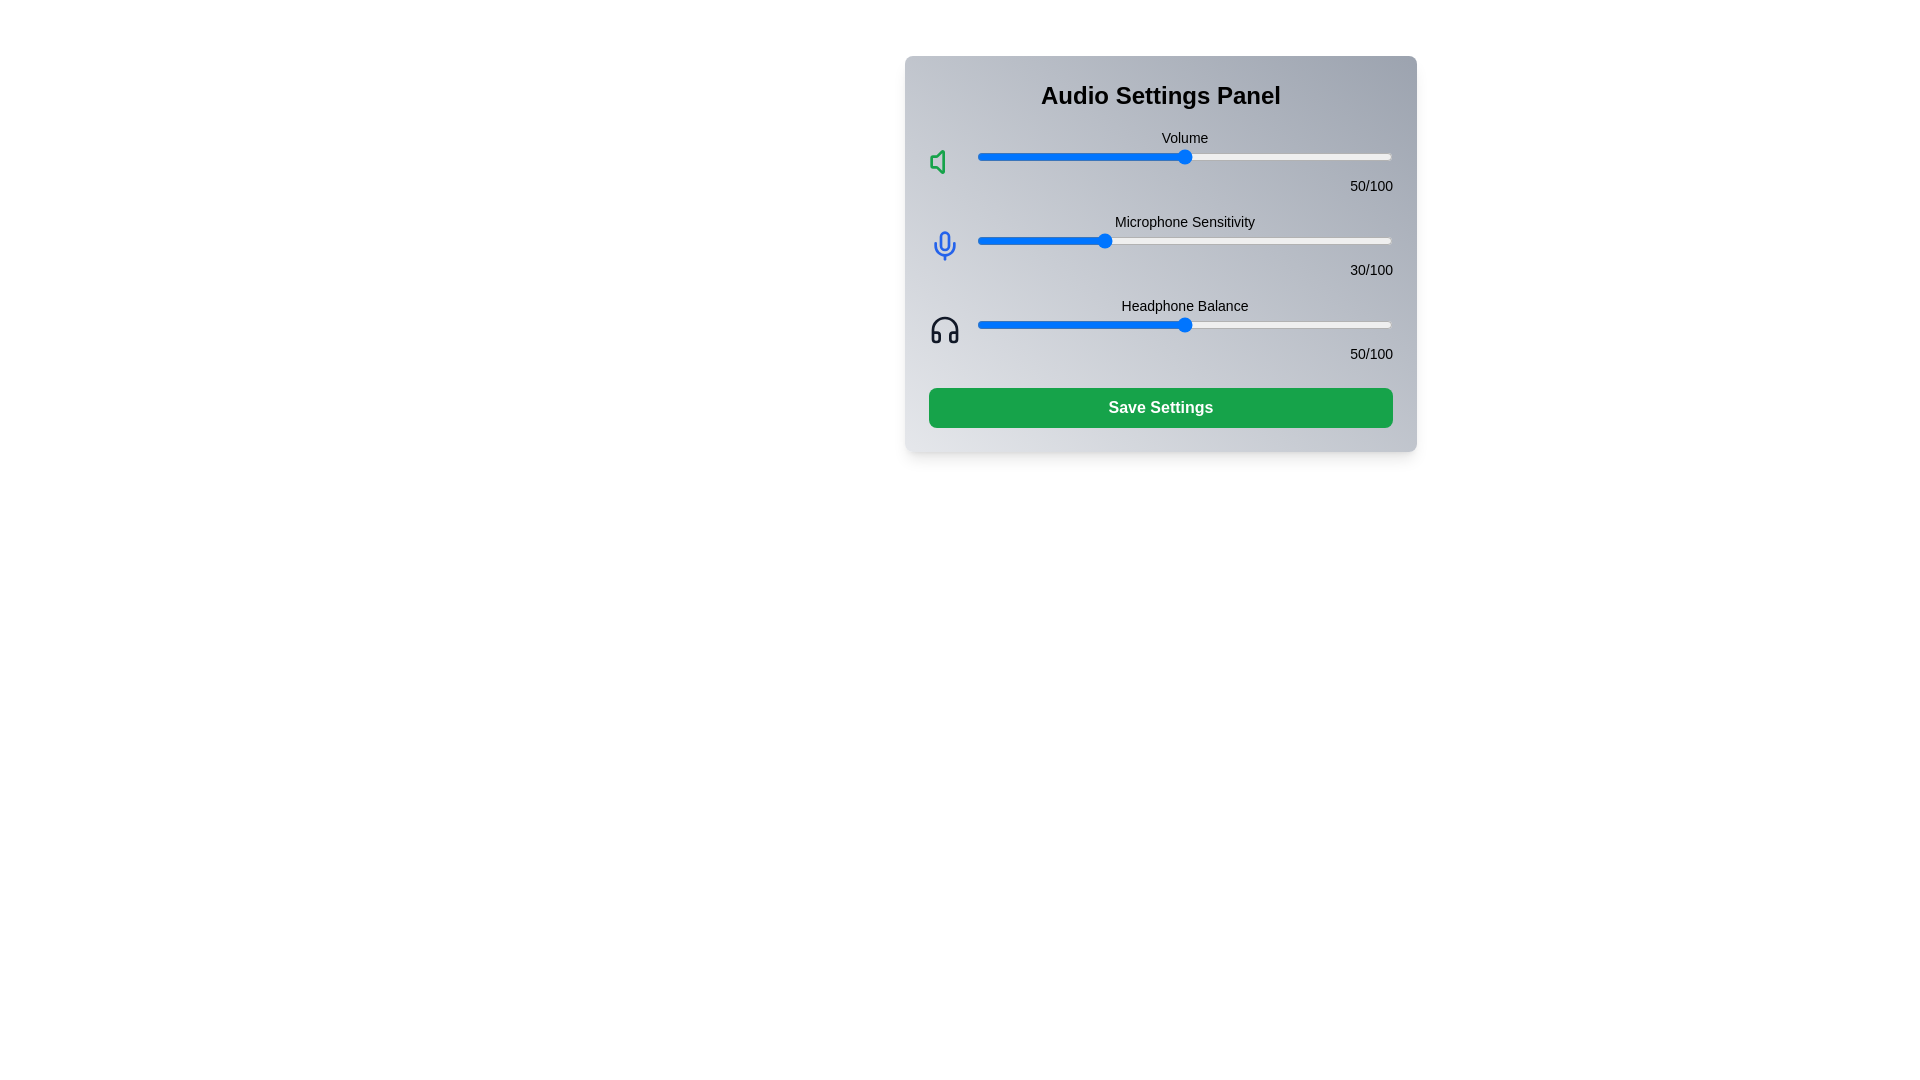 The width and height of the screenshot is (1920, 1080). What do you see at coordinates (1113, 156) in the screenshot?
I see `the volume slider` at bounding box center [1113, 156].